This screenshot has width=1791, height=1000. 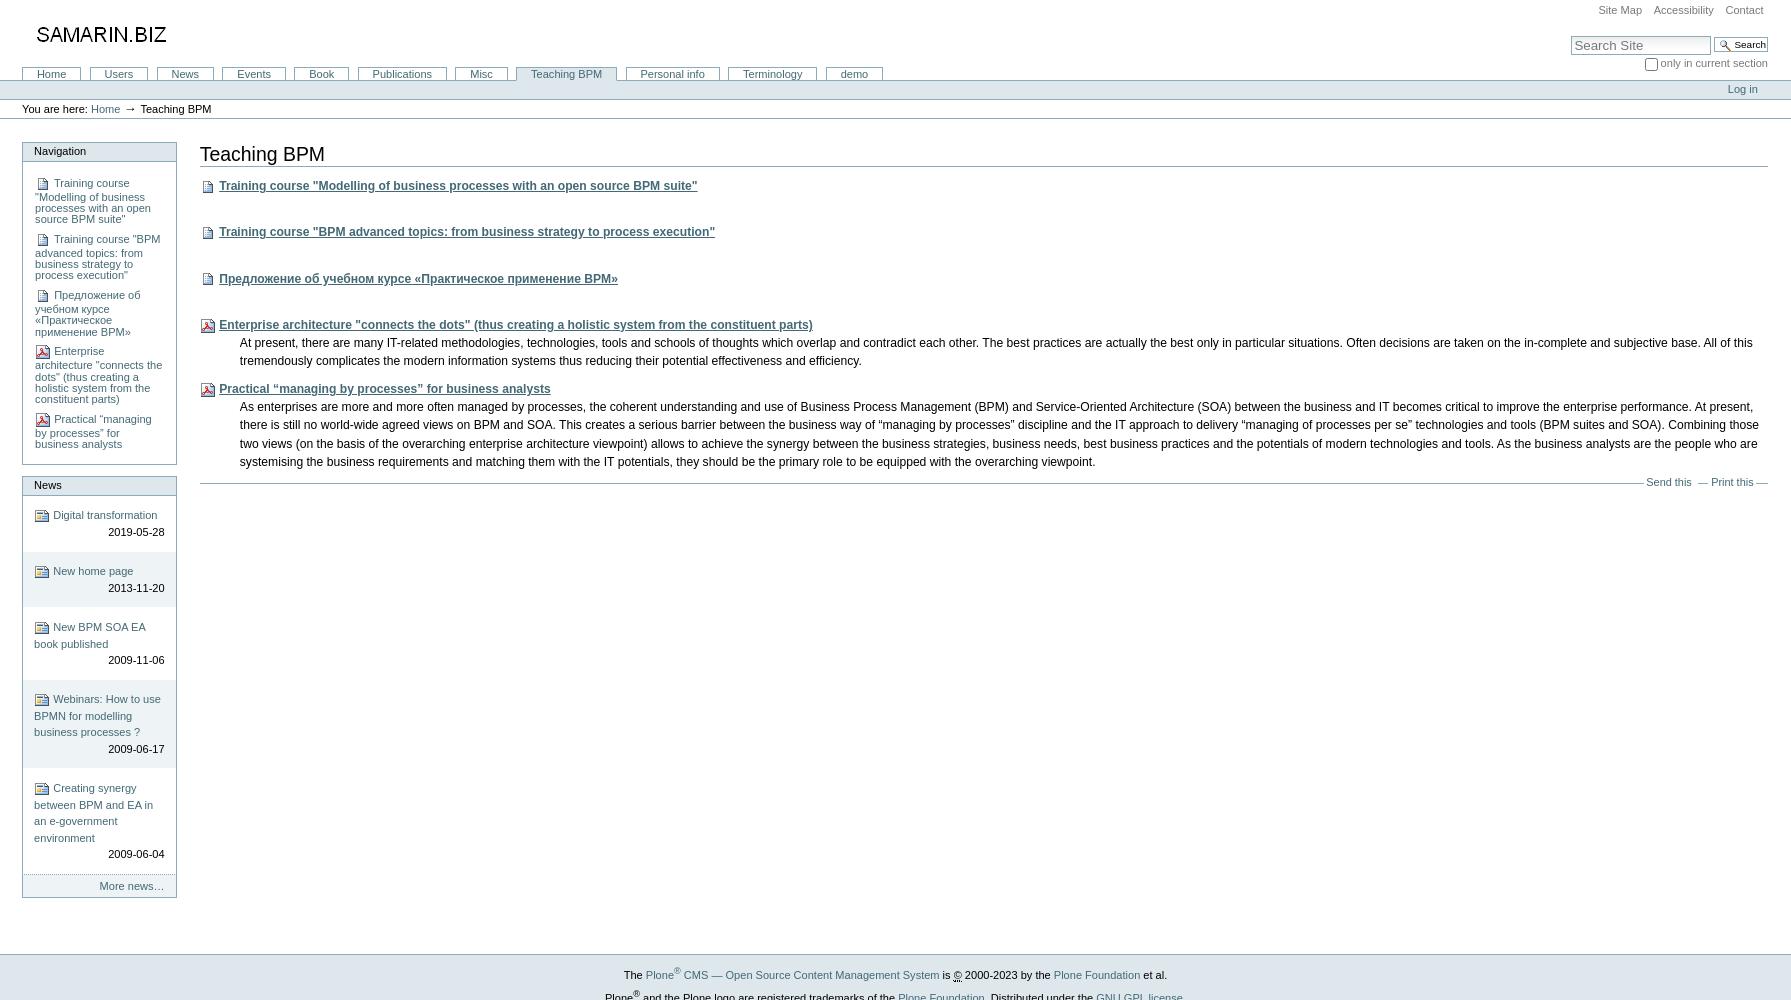 I want to click on '2009-11-06', so click(x=135, y=660).